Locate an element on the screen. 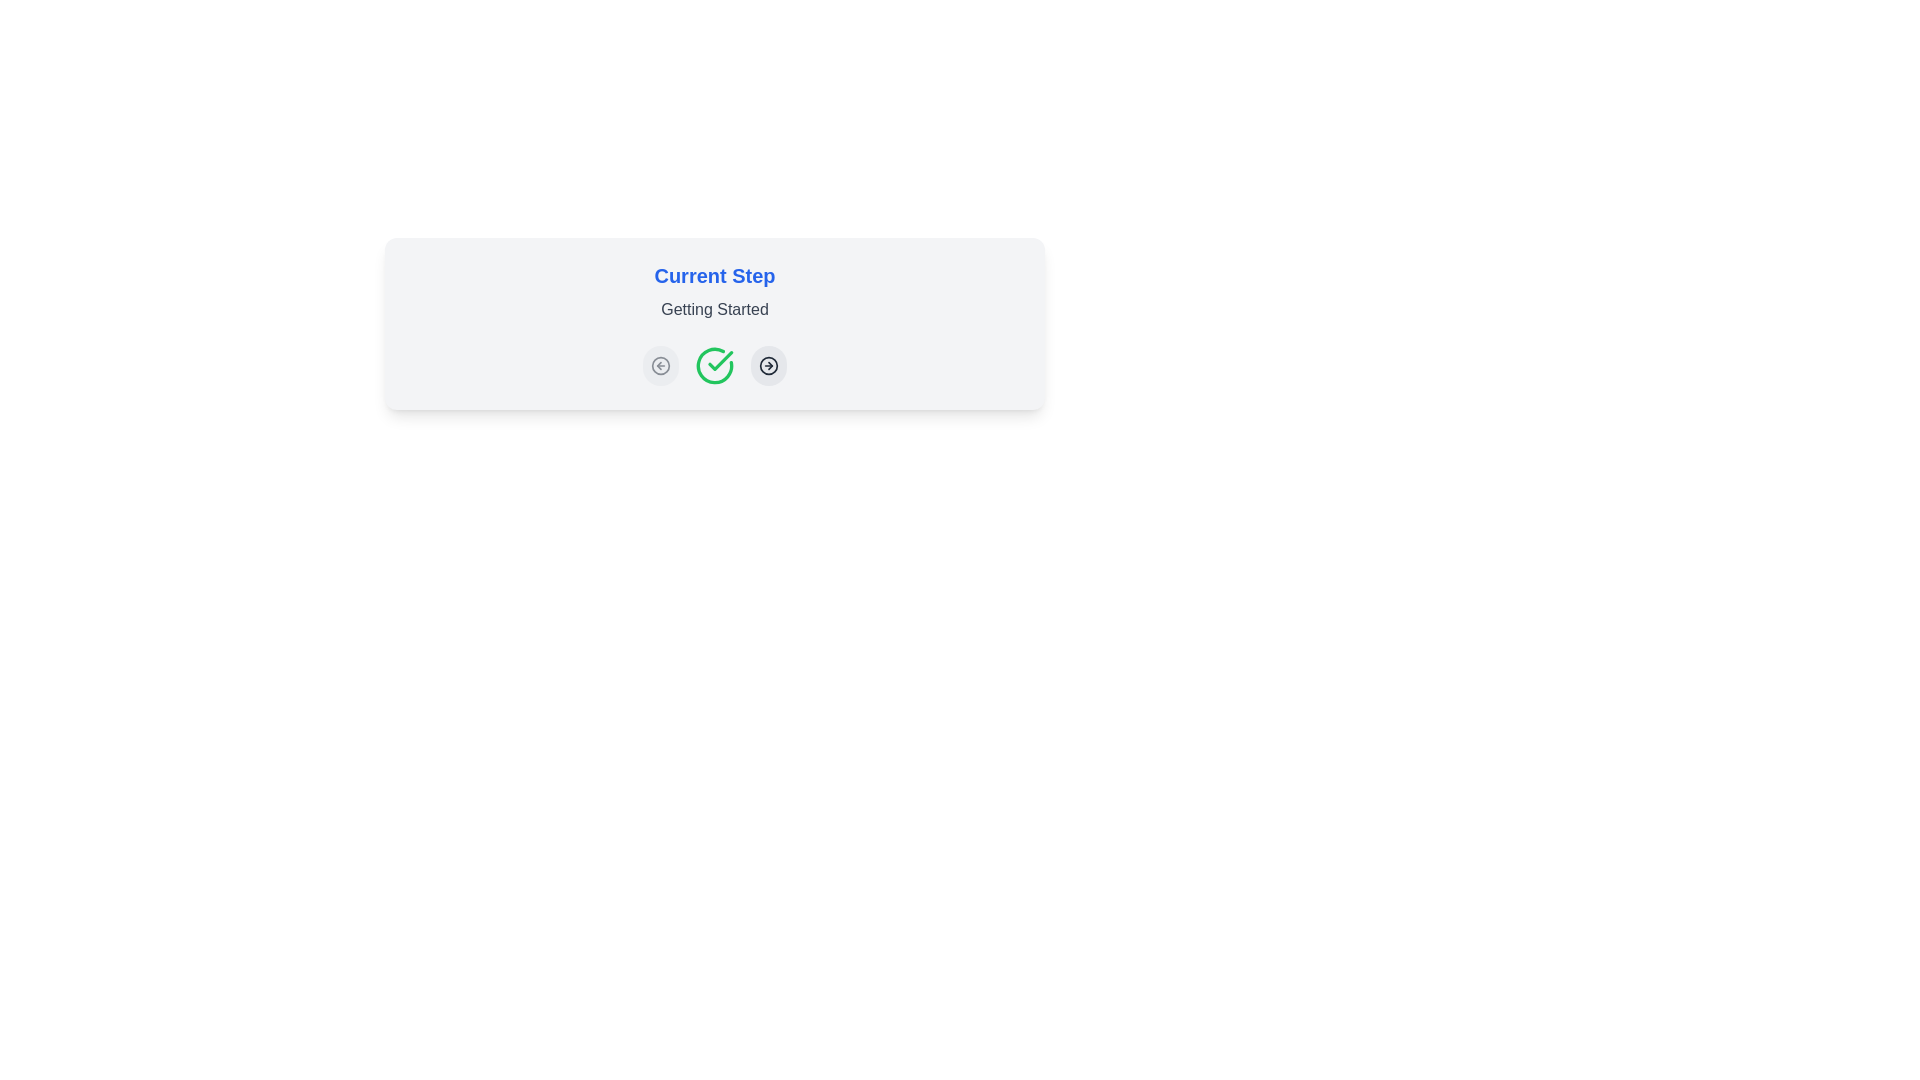  the forward action icon located within the rightmost clickable circle in the row of controls beneath the 'Current Step' text is located at coordinates (767, 366).